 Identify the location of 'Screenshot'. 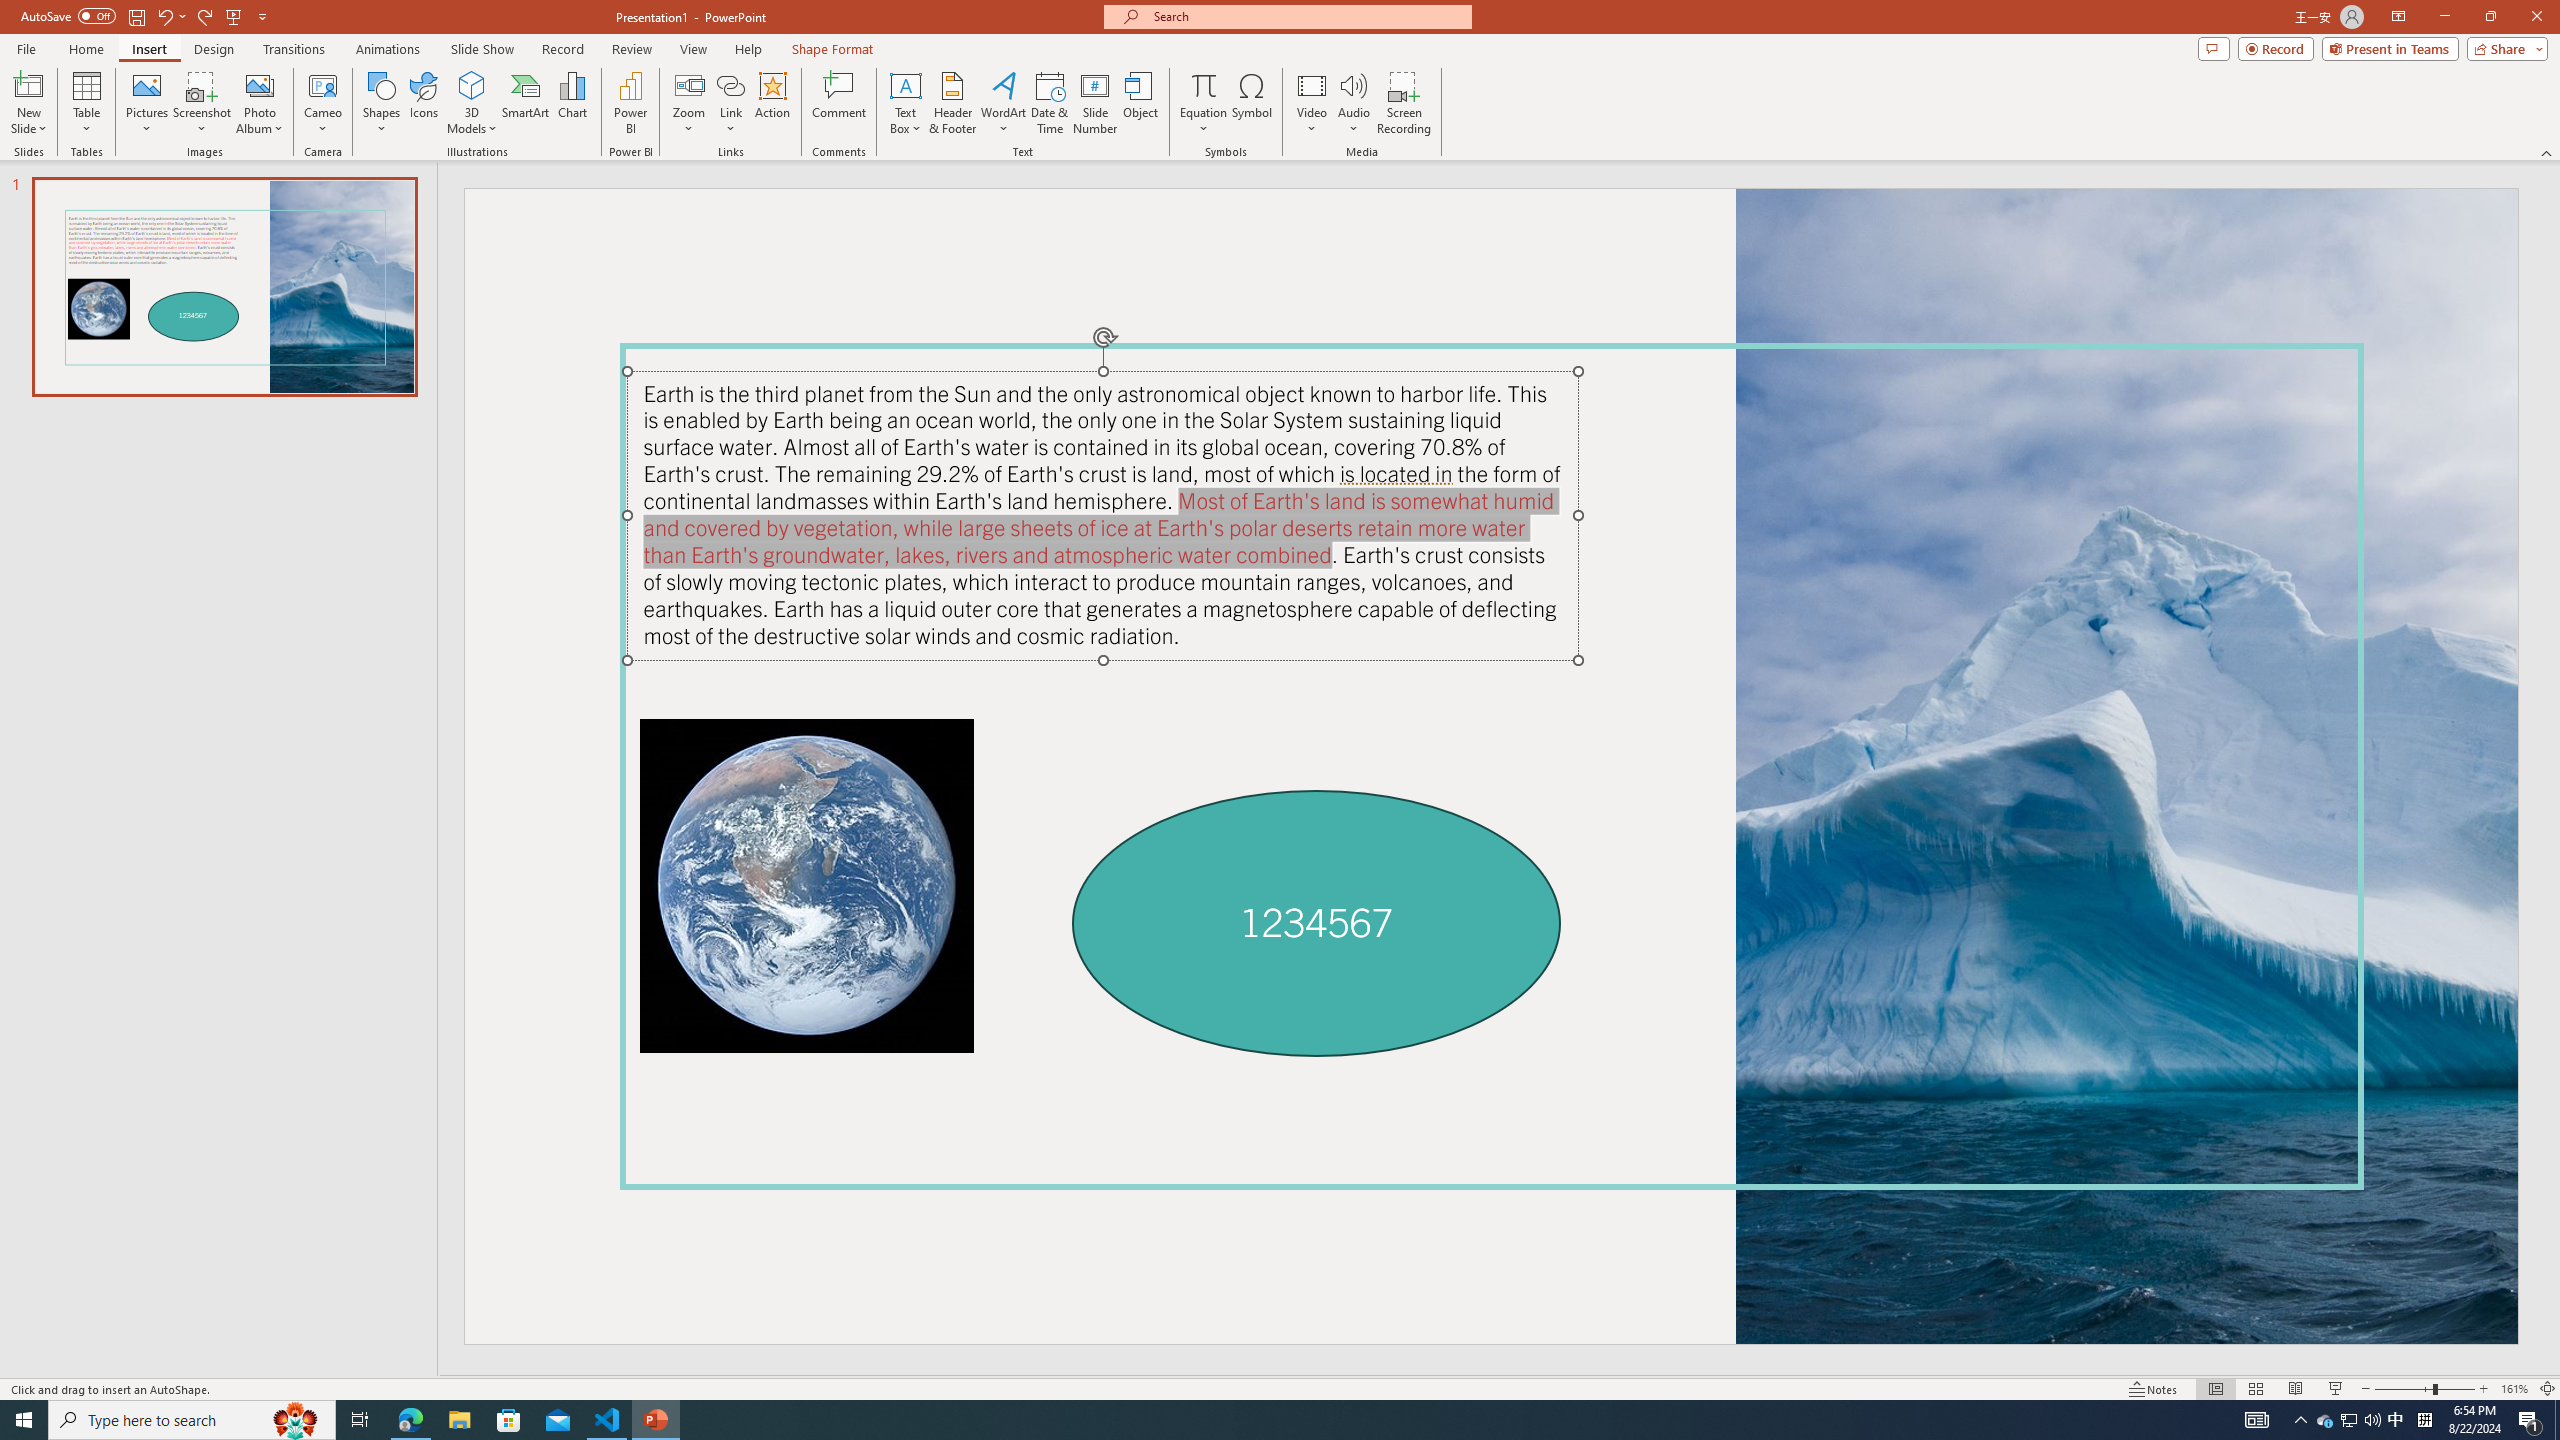
(201, 103).